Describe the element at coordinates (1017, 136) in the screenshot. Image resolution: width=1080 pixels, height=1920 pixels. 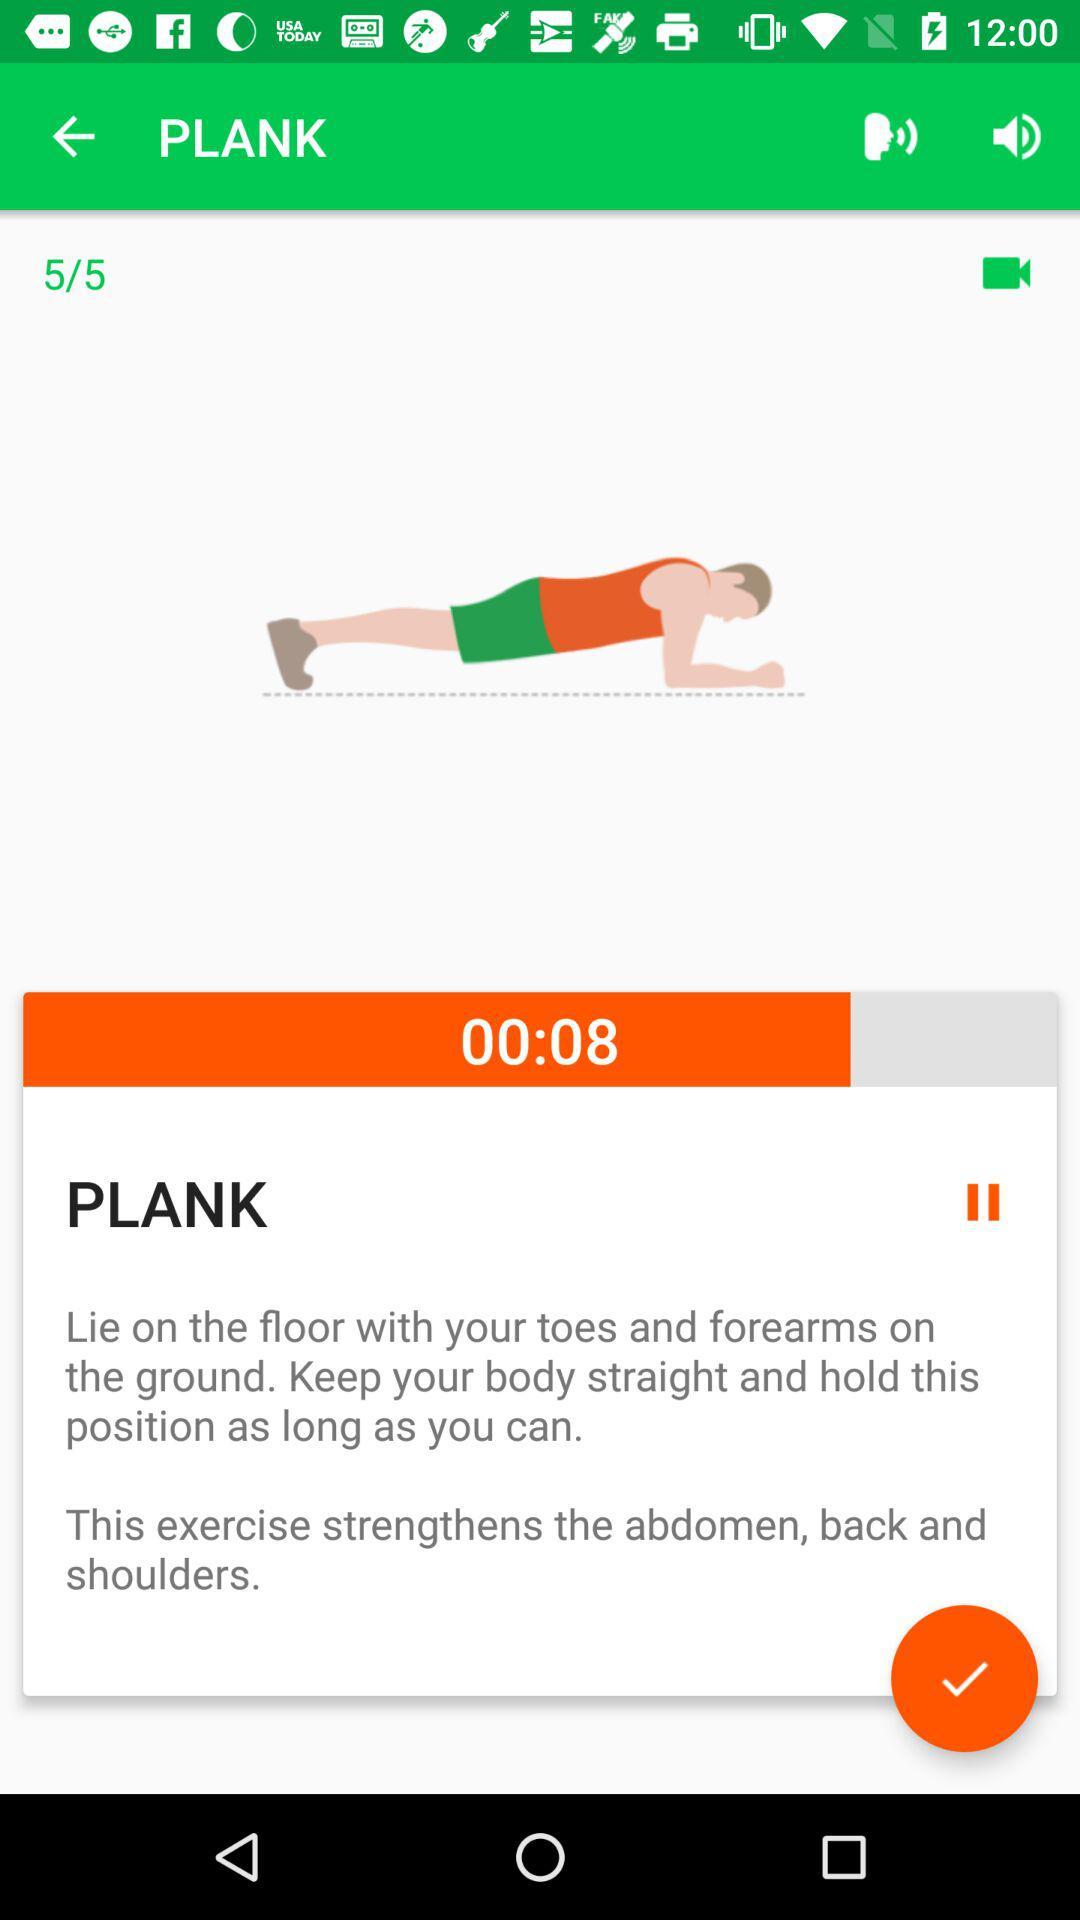
I see `the icon which is on the top right corner of the page` at that location.